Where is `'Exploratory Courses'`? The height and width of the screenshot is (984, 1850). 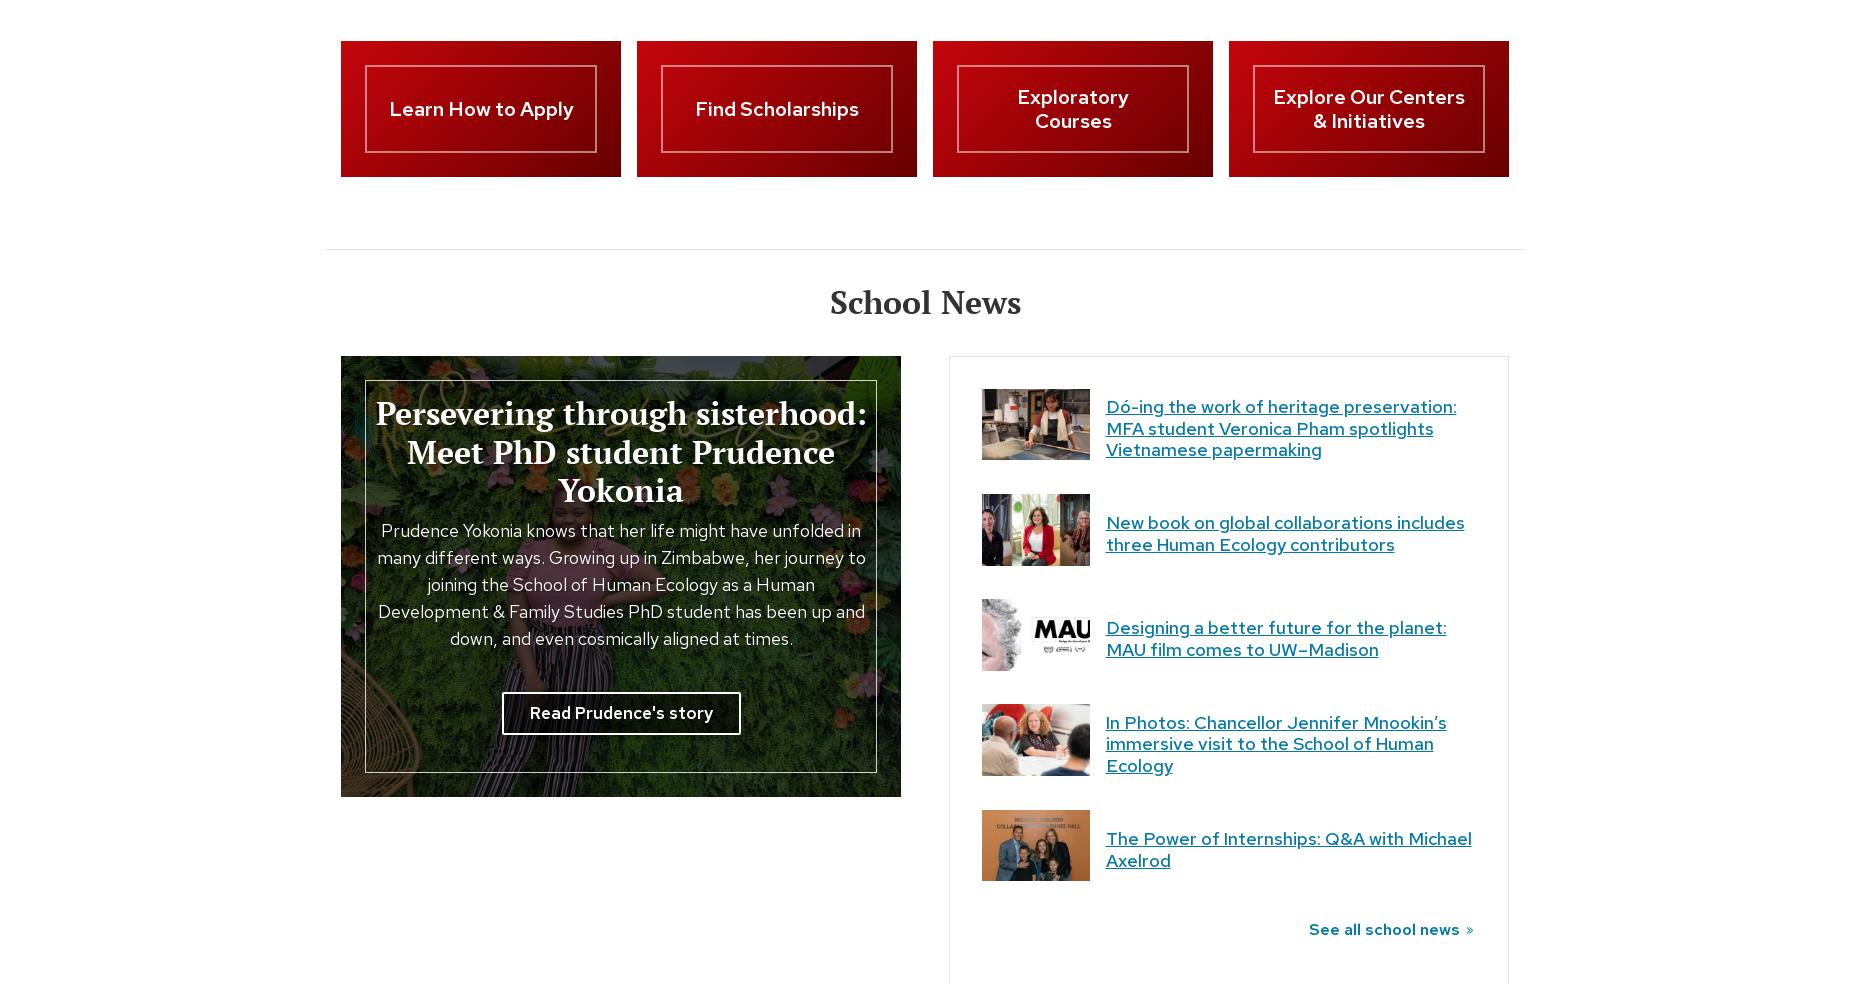
'Exploratory Courses' is located at coordinates (1072, 108).